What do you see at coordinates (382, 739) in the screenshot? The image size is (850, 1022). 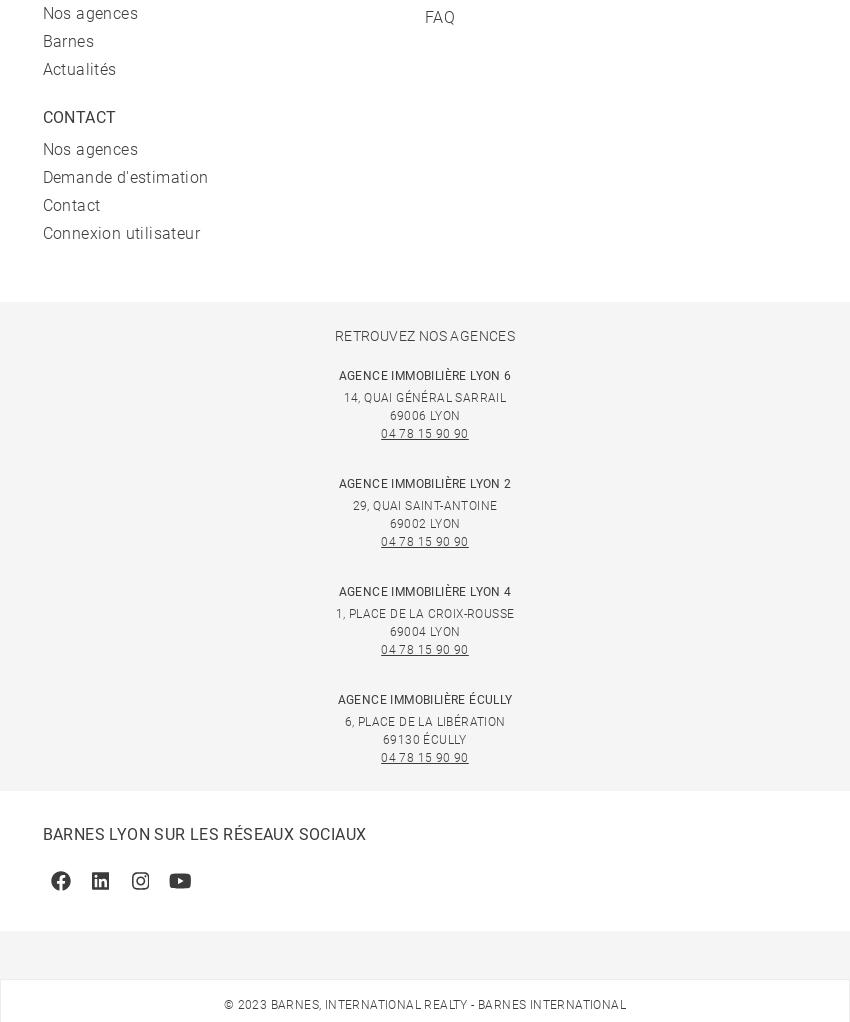 I see `'69130 Écully'` at bounding box center [382, 739].